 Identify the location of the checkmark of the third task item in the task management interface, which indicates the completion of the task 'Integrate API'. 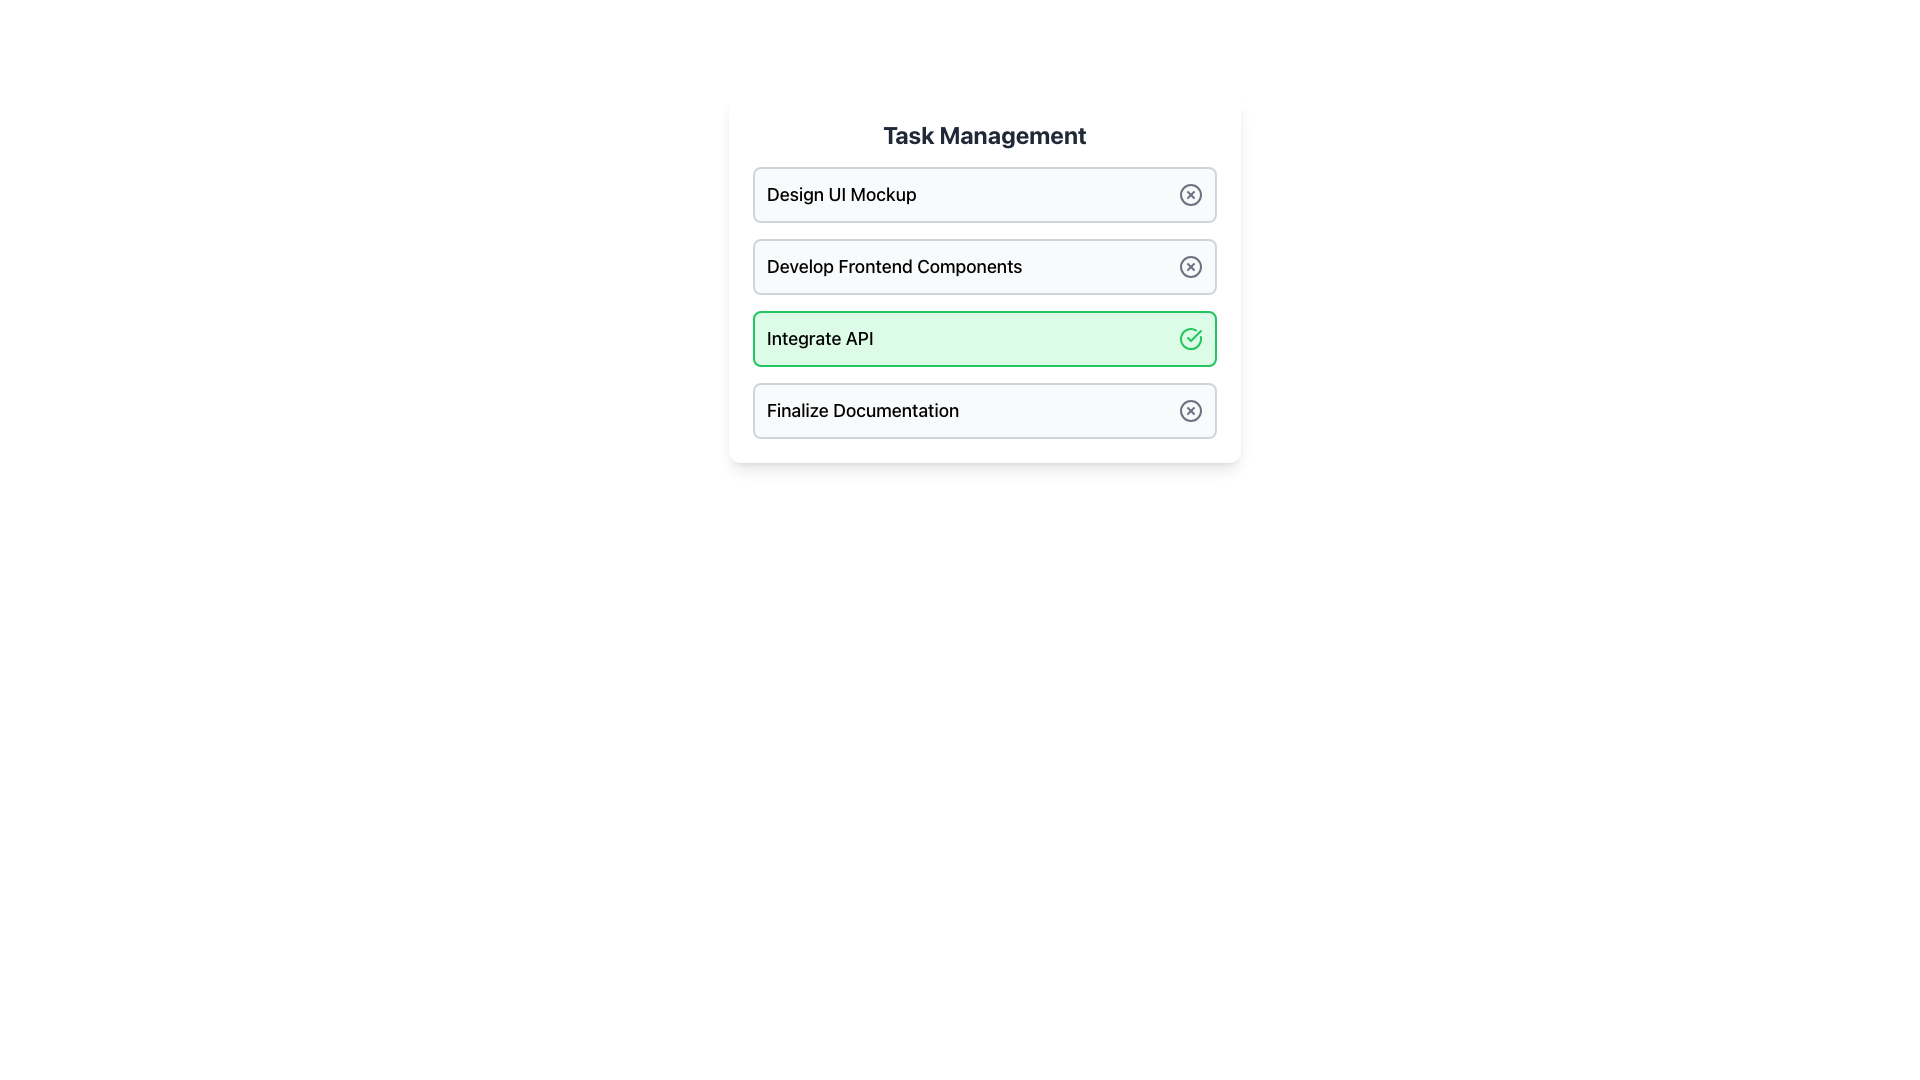
(984, 303).